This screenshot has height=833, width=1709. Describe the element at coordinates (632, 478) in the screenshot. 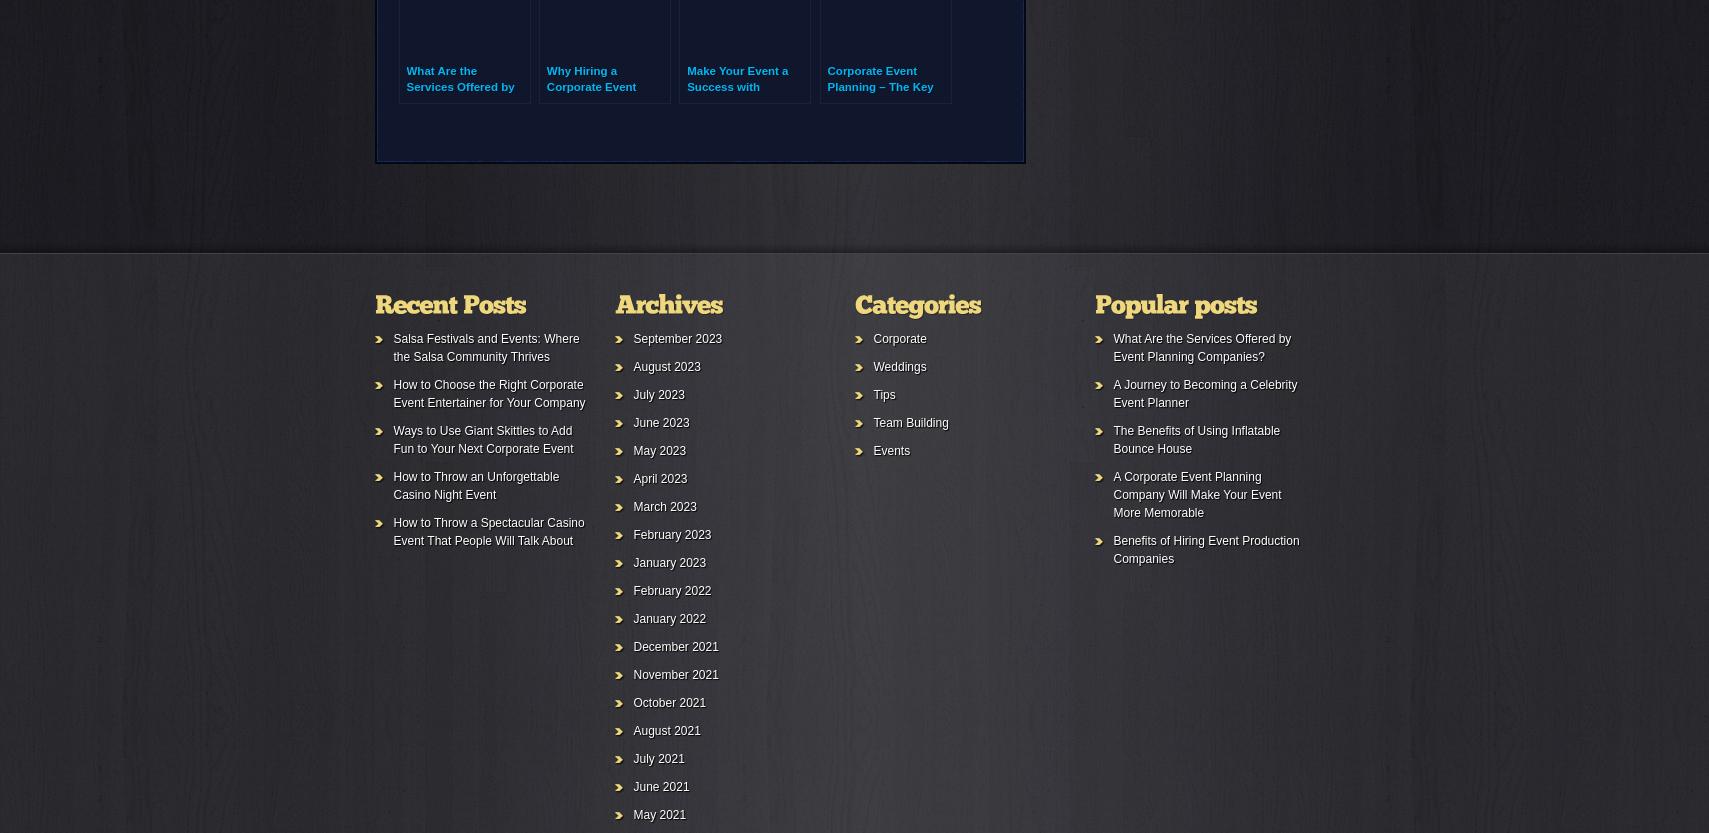

I see `'April 2023'` at that location.